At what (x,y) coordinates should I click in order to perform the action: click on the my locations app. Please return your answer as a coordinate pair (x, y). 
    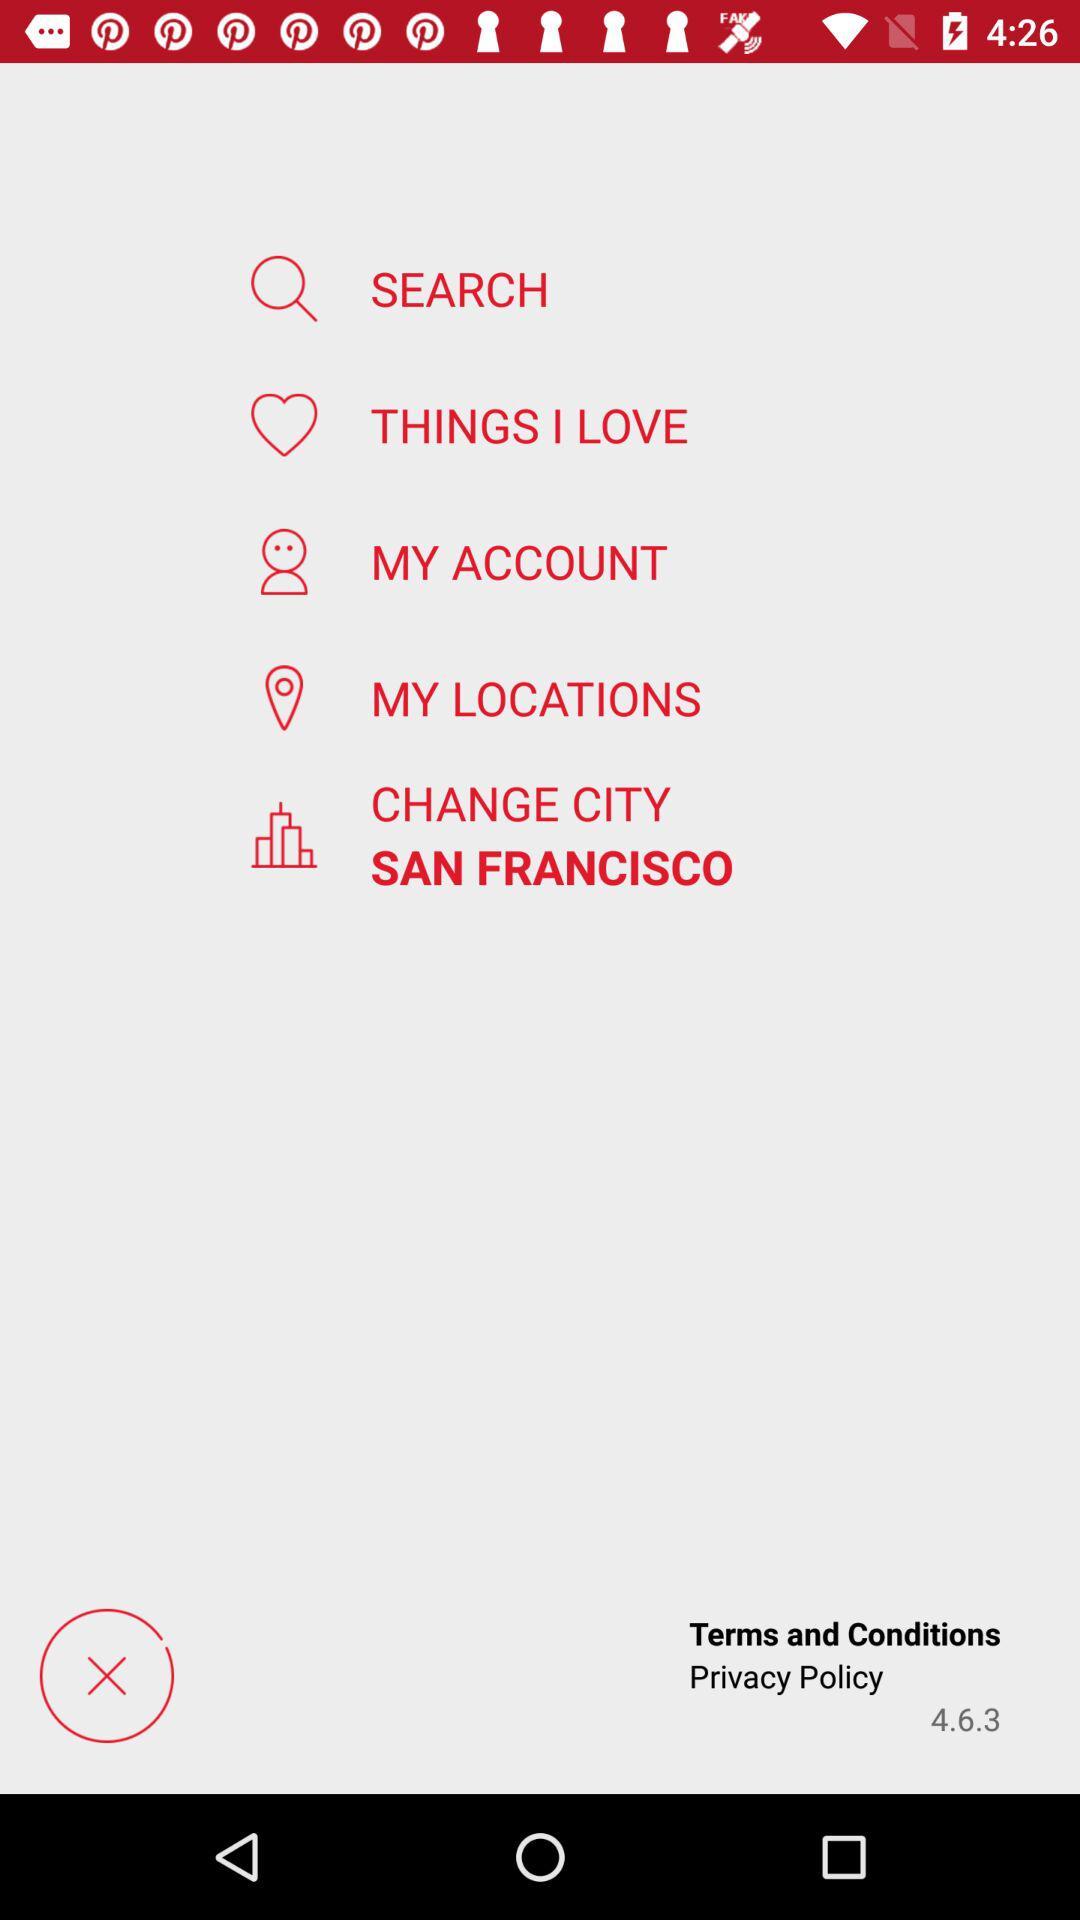
    Looking at the image, I should click on (534, 697).